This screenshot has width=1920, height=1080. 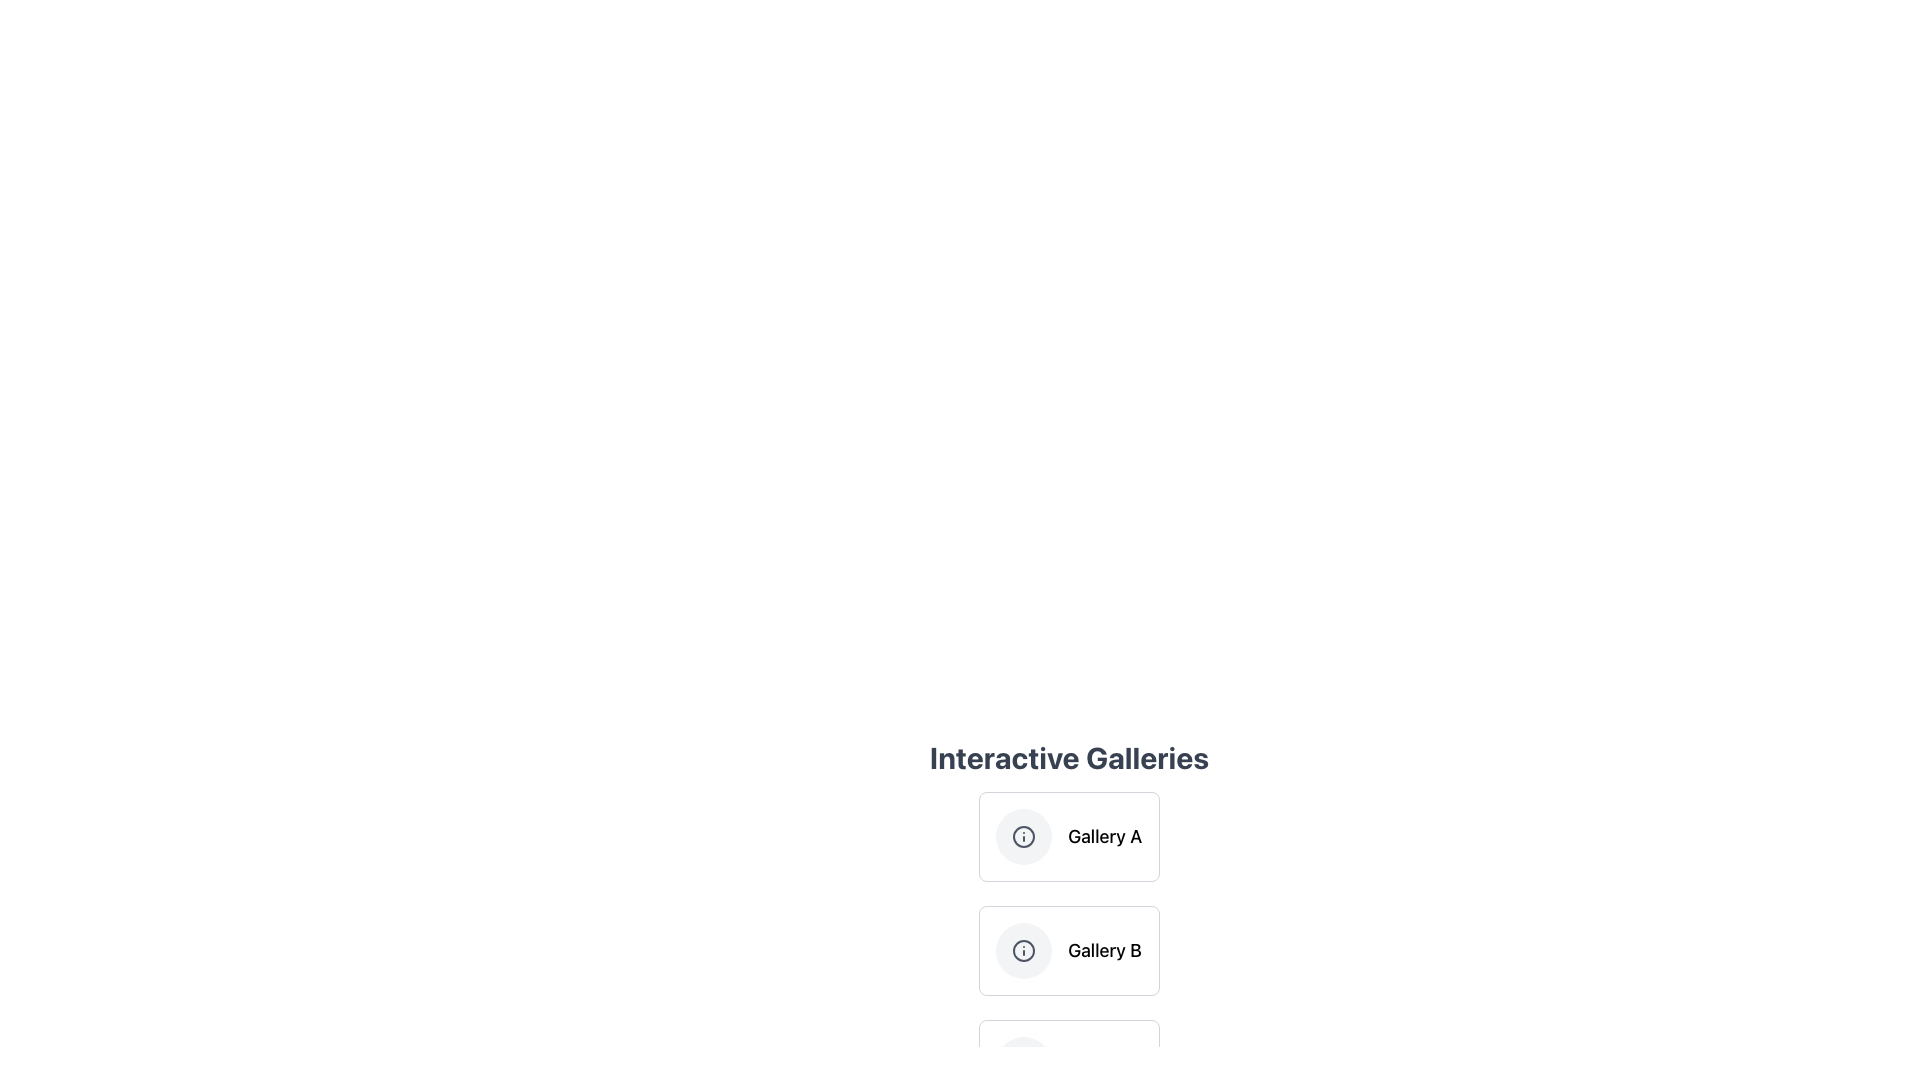 What do you see at coordinates (1068, 950) in the screenshot?
I see `the second list item for 'Gallery B' under the heading 'Interactive Galleries'` at bounding box center [1068, 950].